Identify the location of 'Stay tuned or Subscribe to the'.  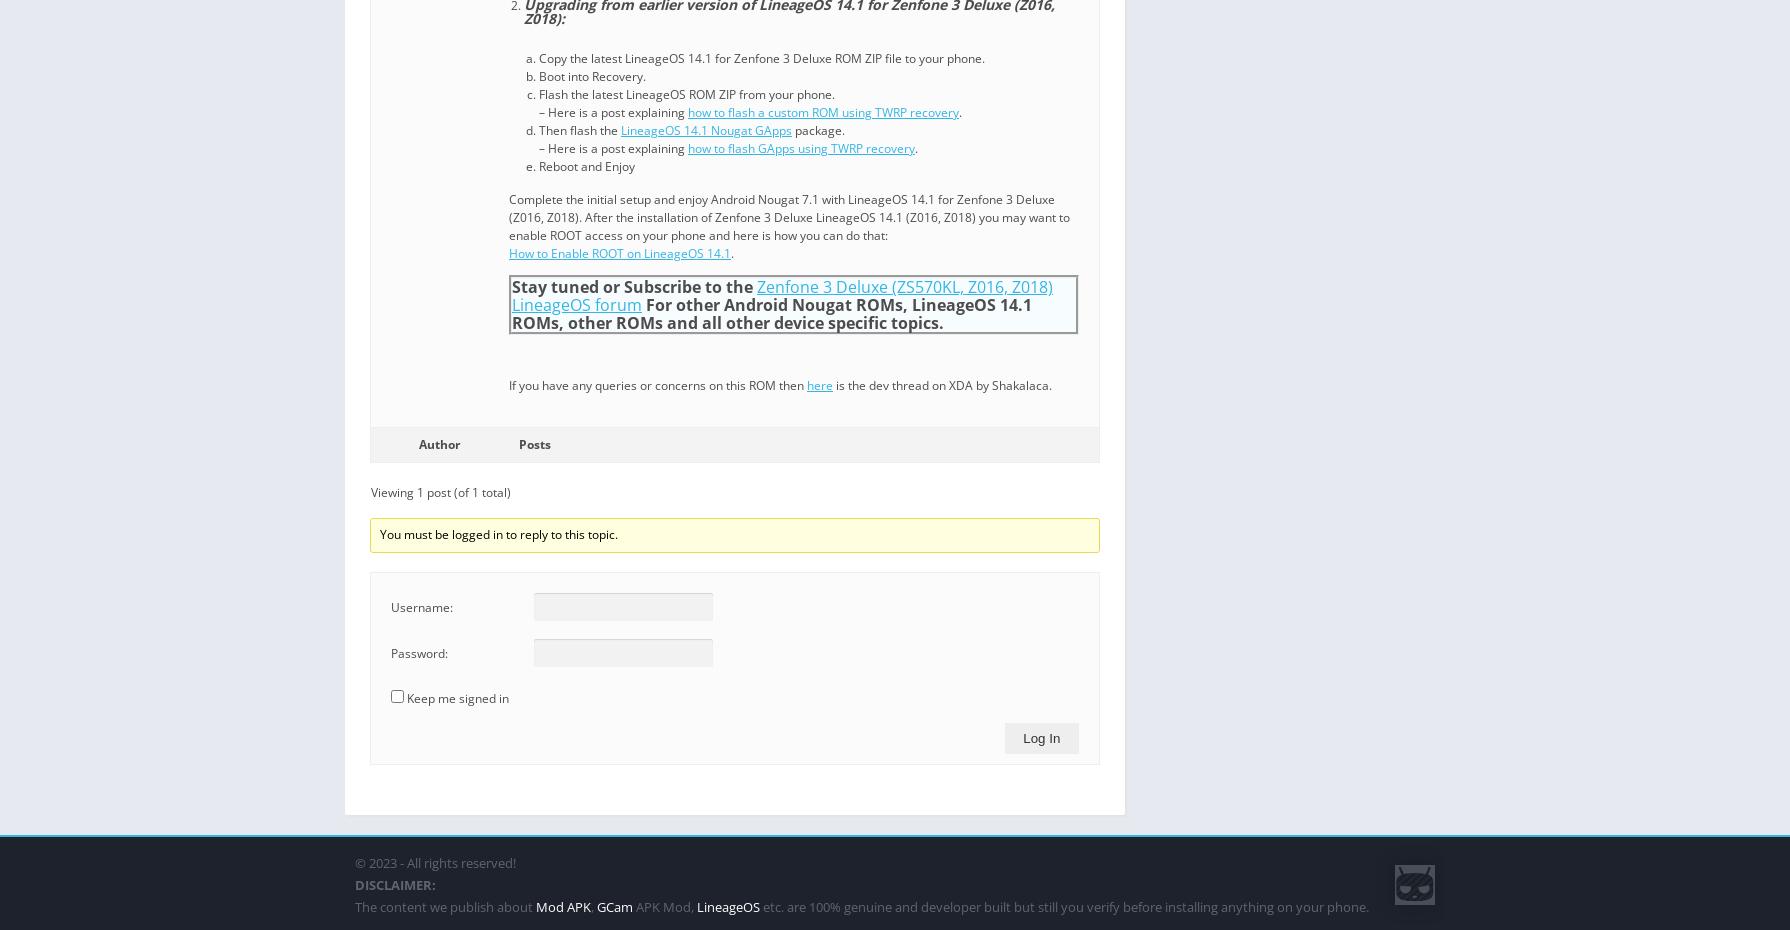
(633, 286).